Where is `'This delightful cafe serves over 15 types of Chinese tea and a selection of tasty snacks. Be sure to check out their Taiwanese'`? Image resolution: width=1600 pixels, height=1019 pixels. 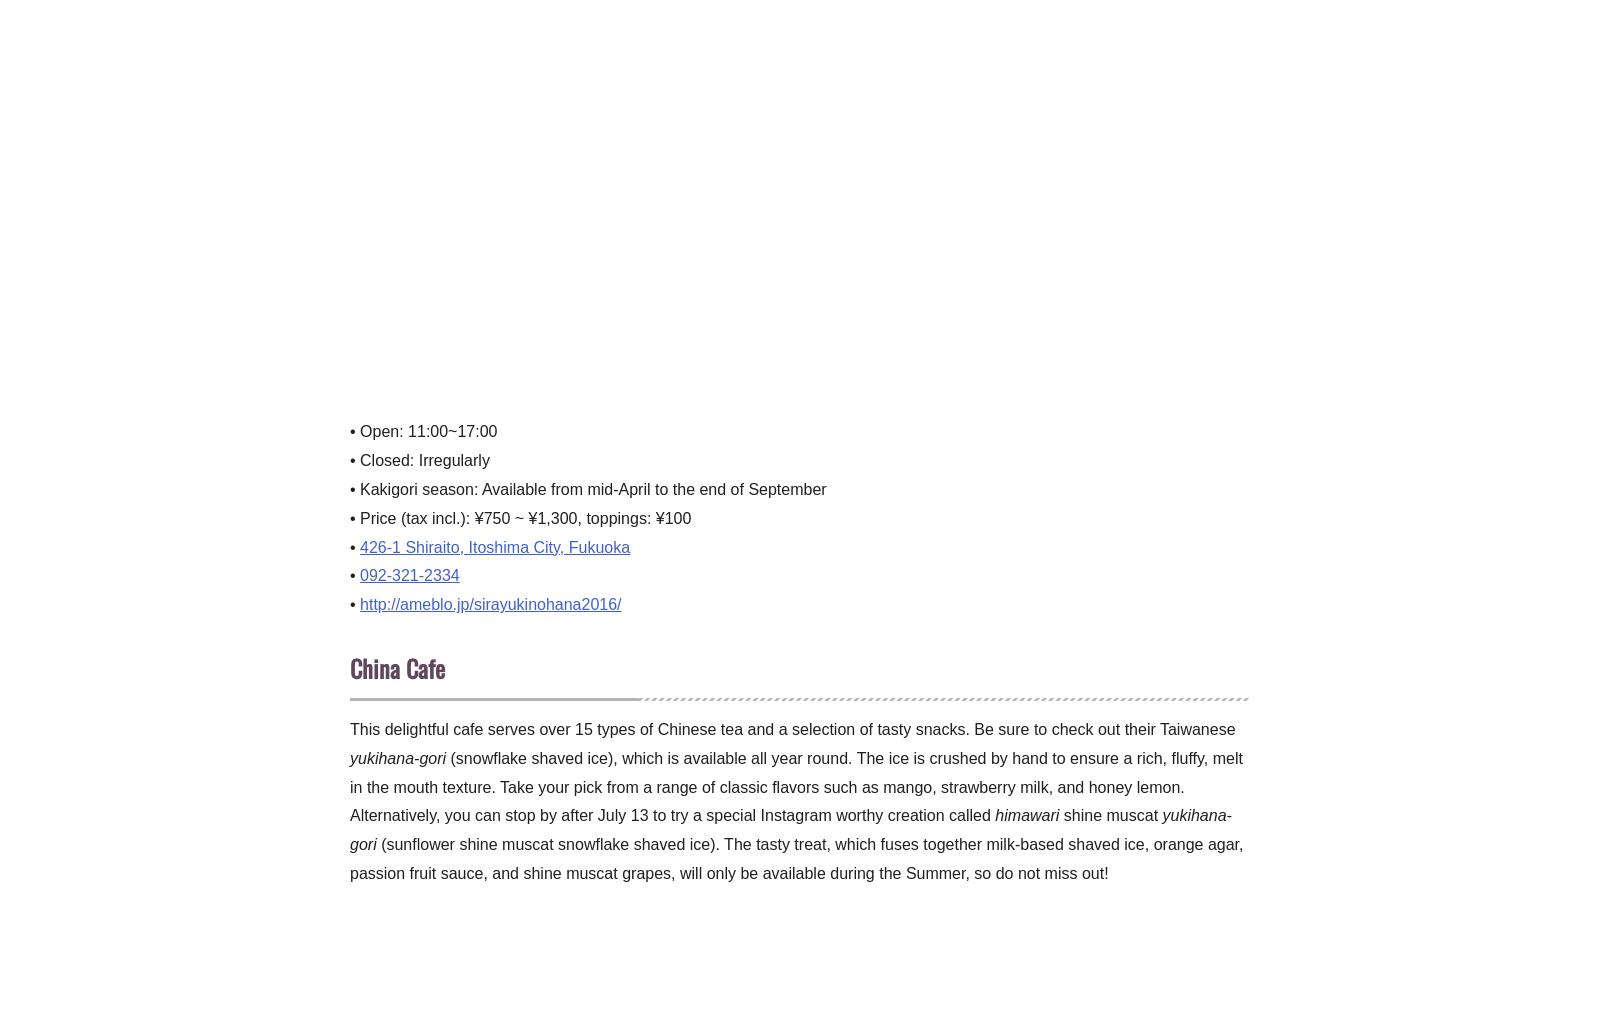
'This delightful cafe serves over 15 types of Chinese tea and a selection of tasty snacks. Be sure to check out their Taiwanese' is located at coordinates (792, 729).